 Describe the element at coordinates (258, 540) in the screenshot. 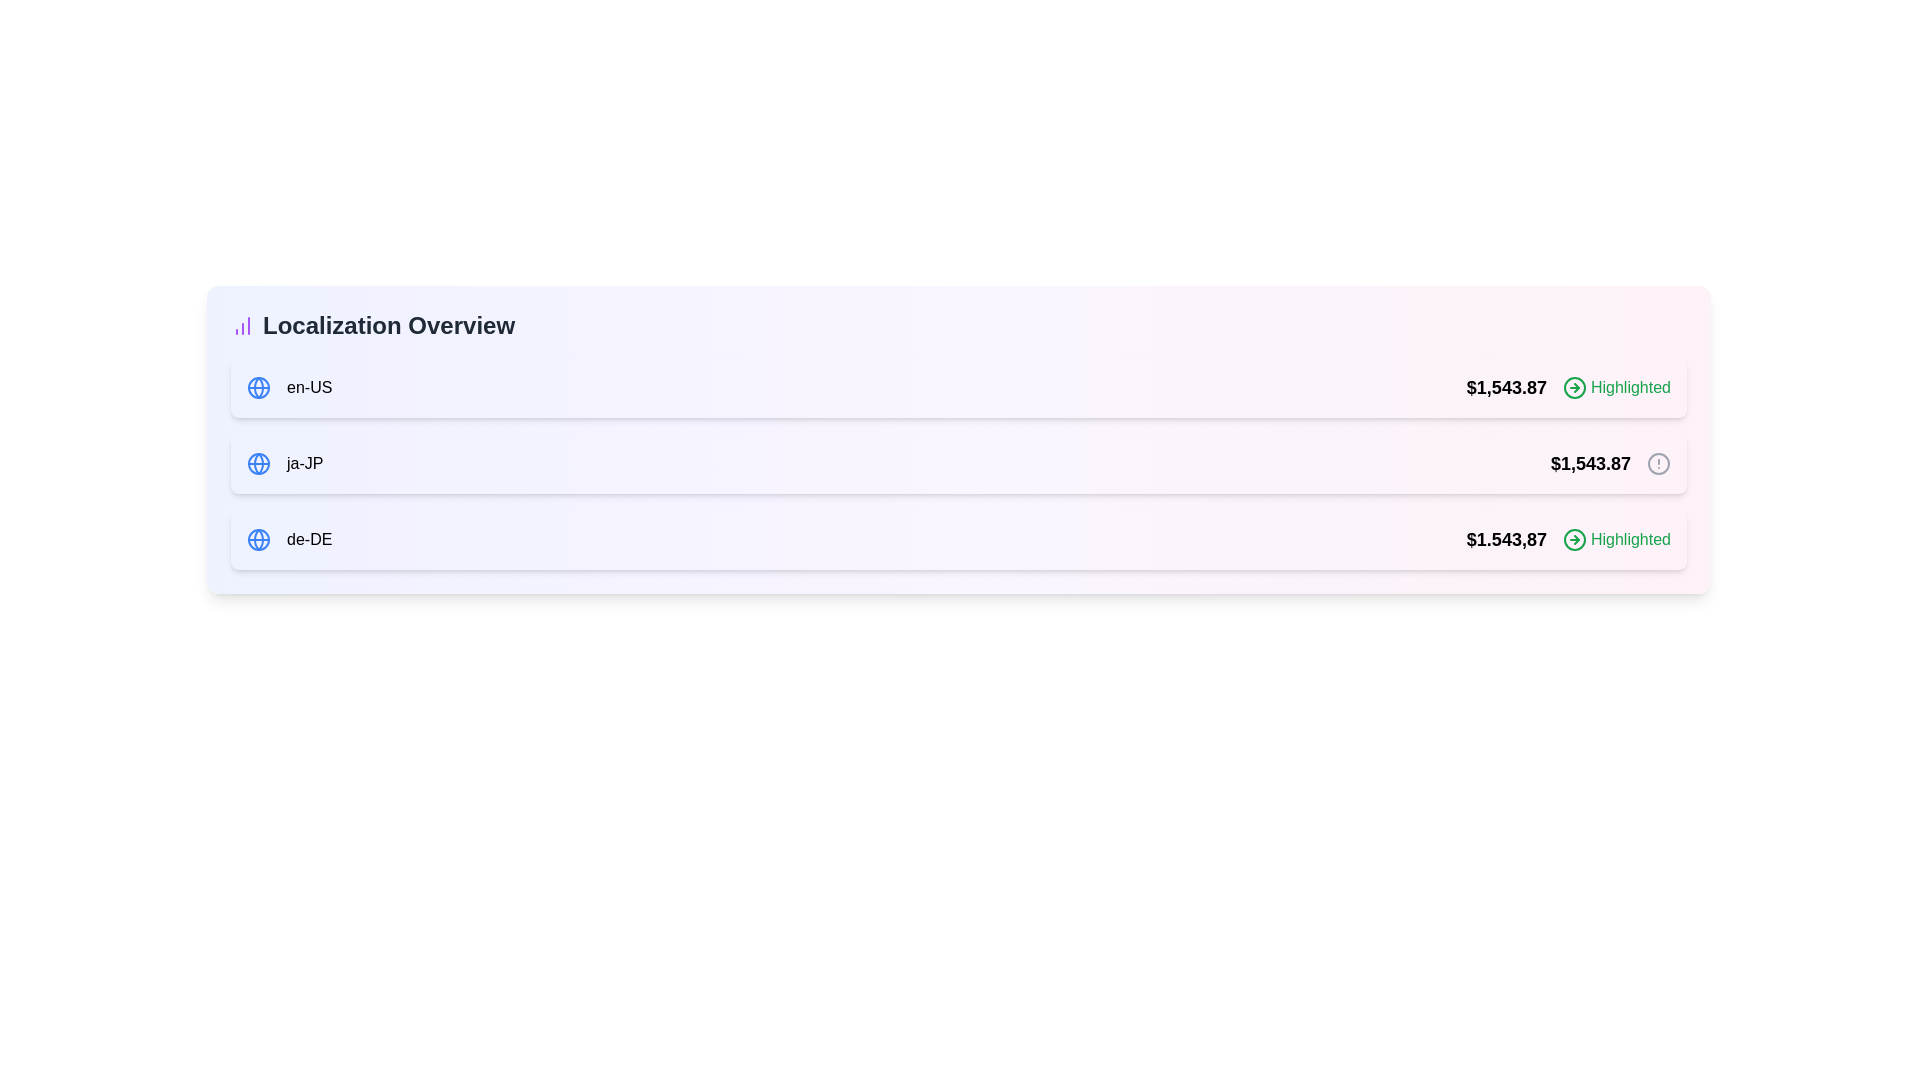

I see `the Decorative icon that signifies the language 'de-DE', which is located to the extreme left of the 'de-DE' text in the third row of a vertically stacked list` at that location.